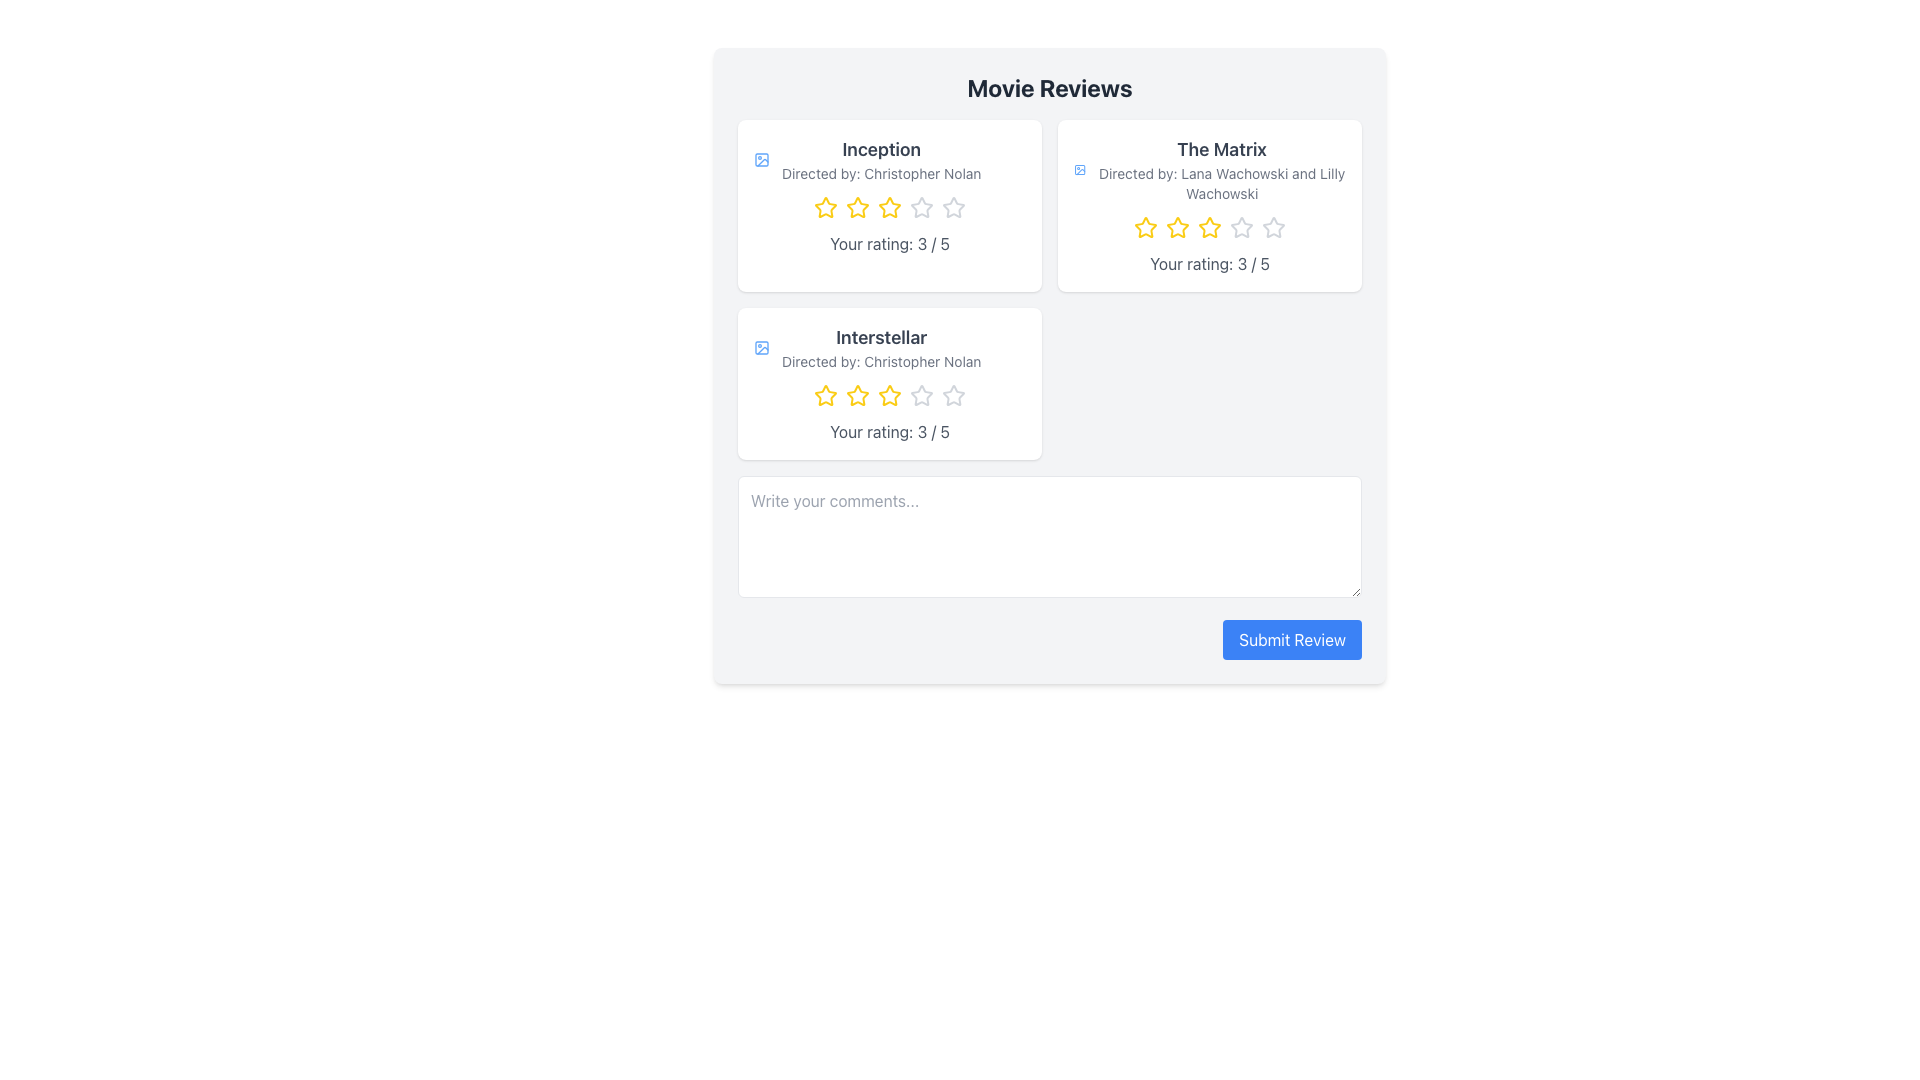  What do you see at coordinates (888, 207) in the screenshot?
I see `the third star icon from the left in the rating system of the 'Inception' review card to rate it` at bounding box center [888, 207].